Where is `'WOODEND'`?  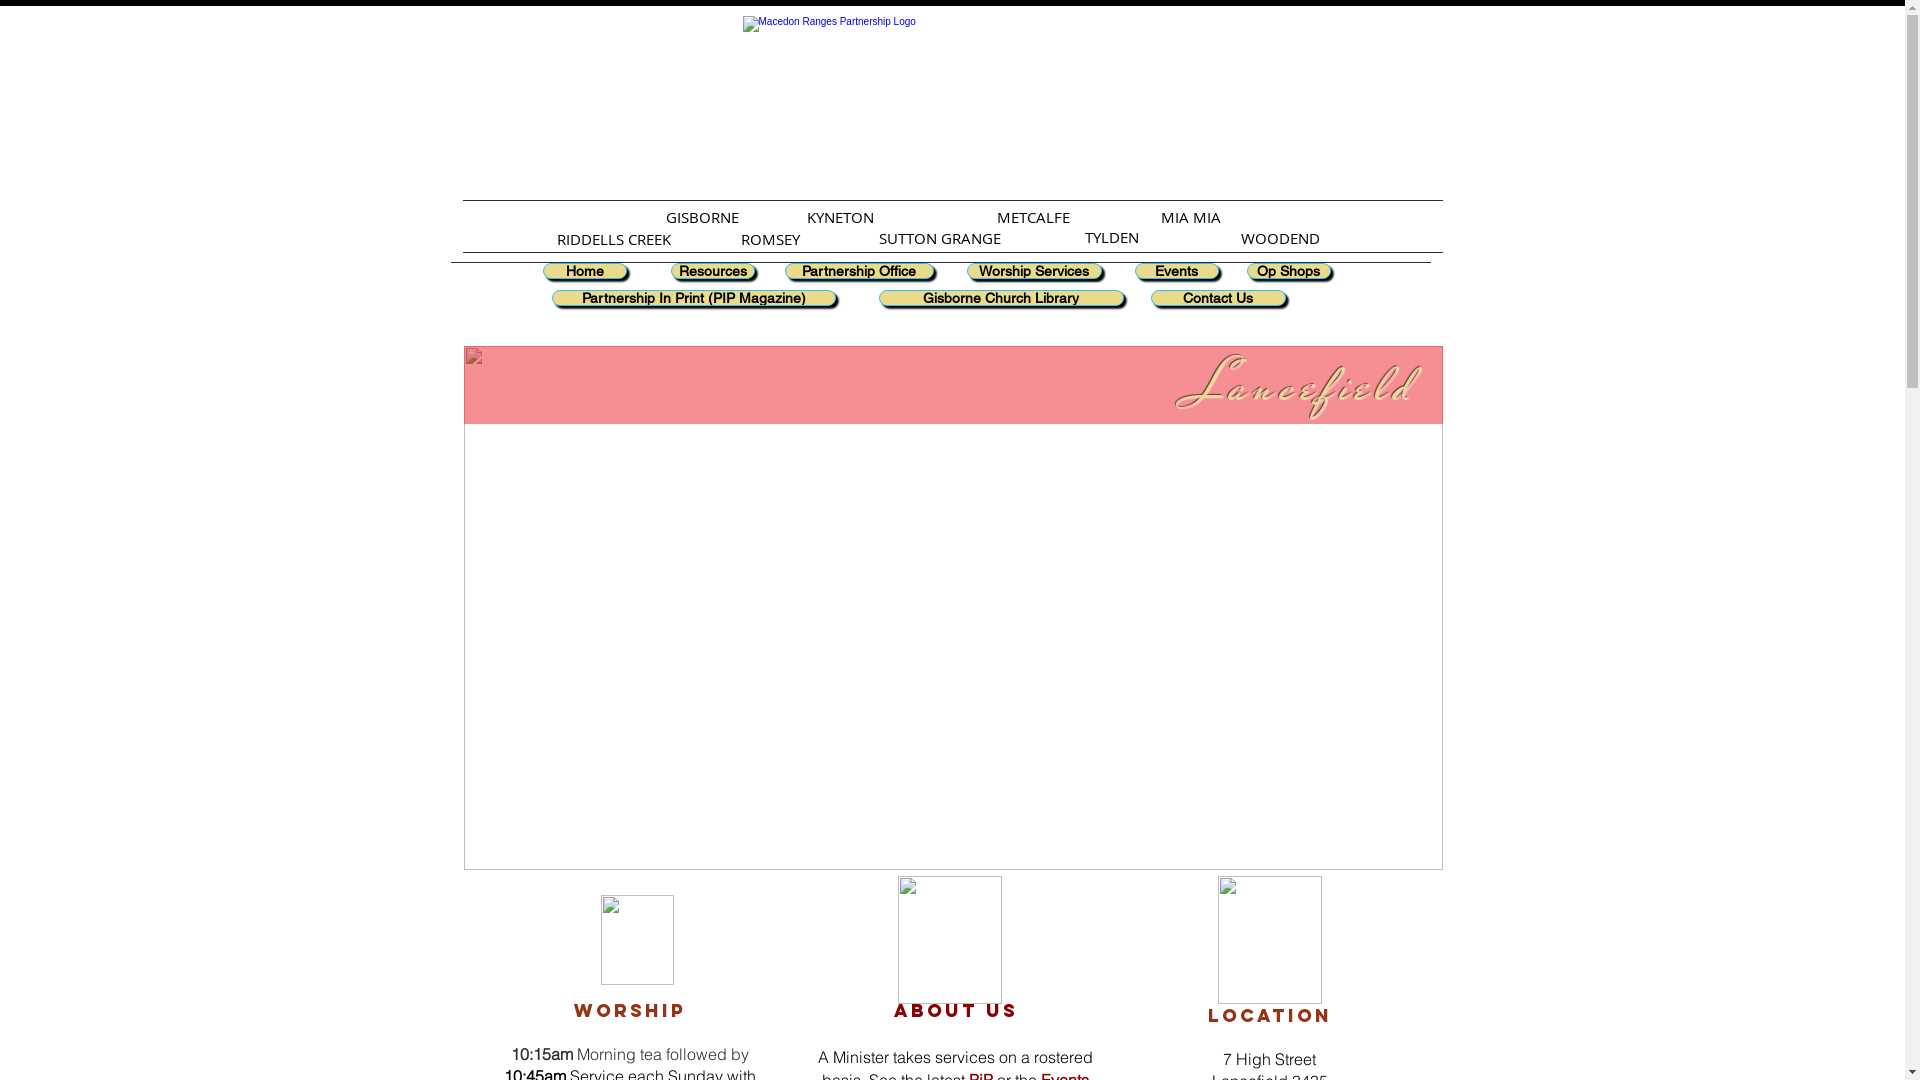 'WOODEND' is located at coordinates (1278, 237).